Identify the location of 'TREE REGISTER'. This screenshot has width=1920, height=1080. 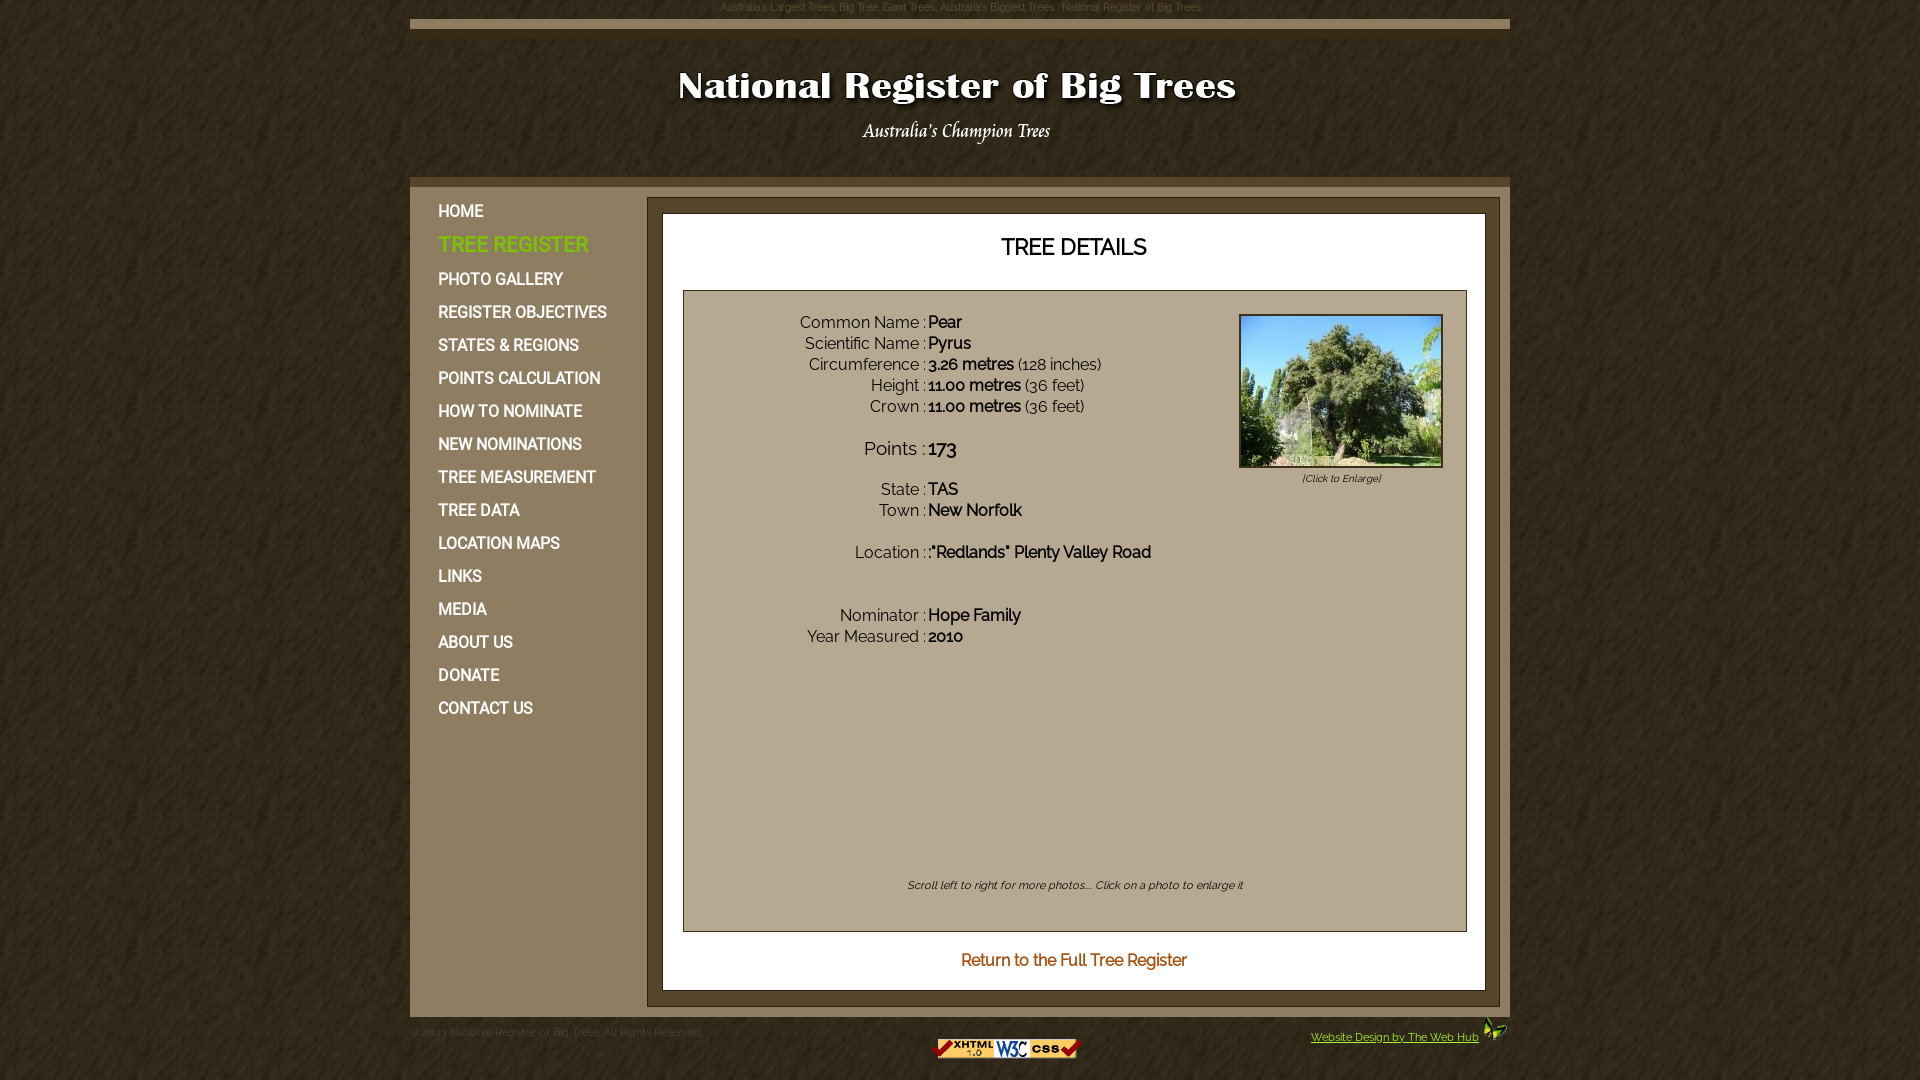
(526, 244).